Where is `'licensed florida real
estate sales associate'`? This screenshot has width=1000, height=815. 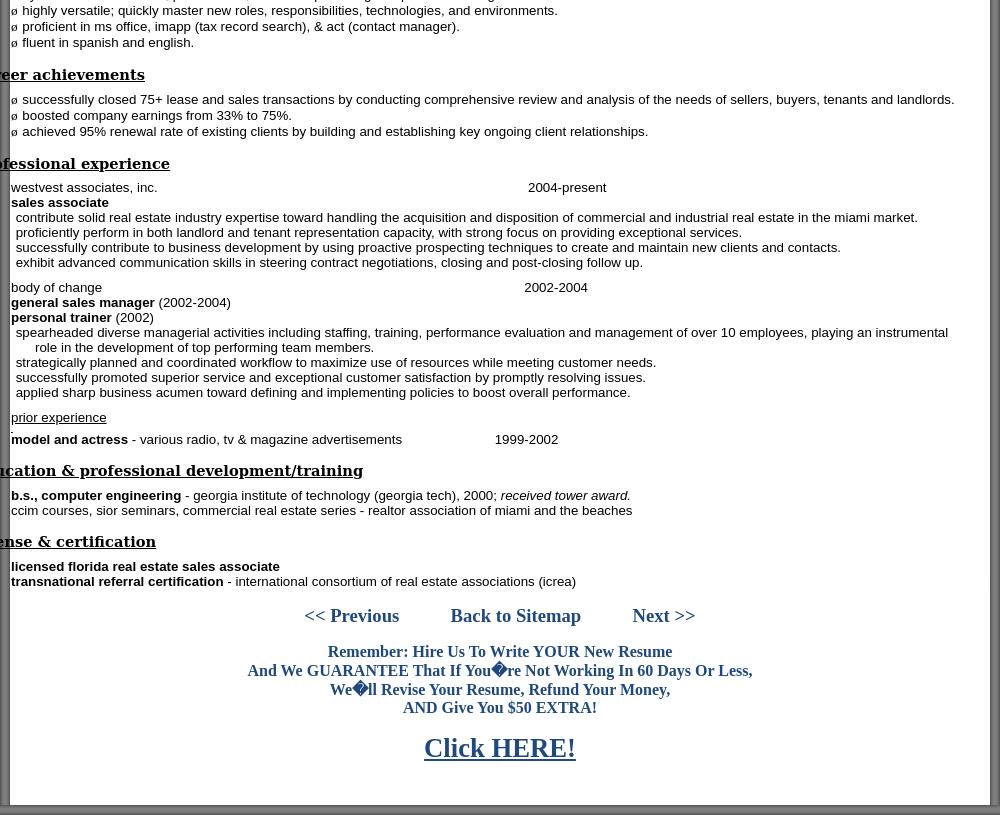
'licensed florida real
estate sales associate' is located at coordinates (145, 565).